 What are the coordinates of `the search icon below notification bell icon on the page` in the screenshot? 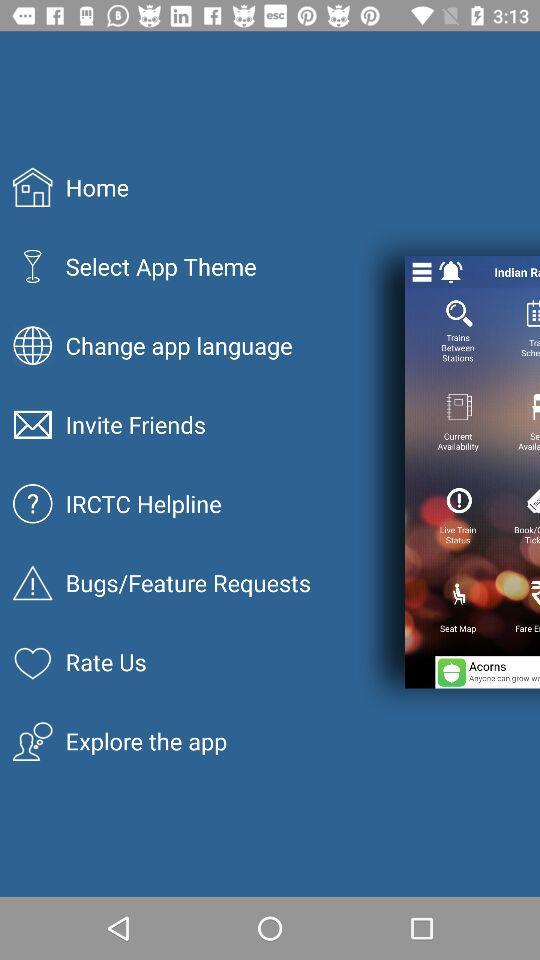 It's located at (459, 313).